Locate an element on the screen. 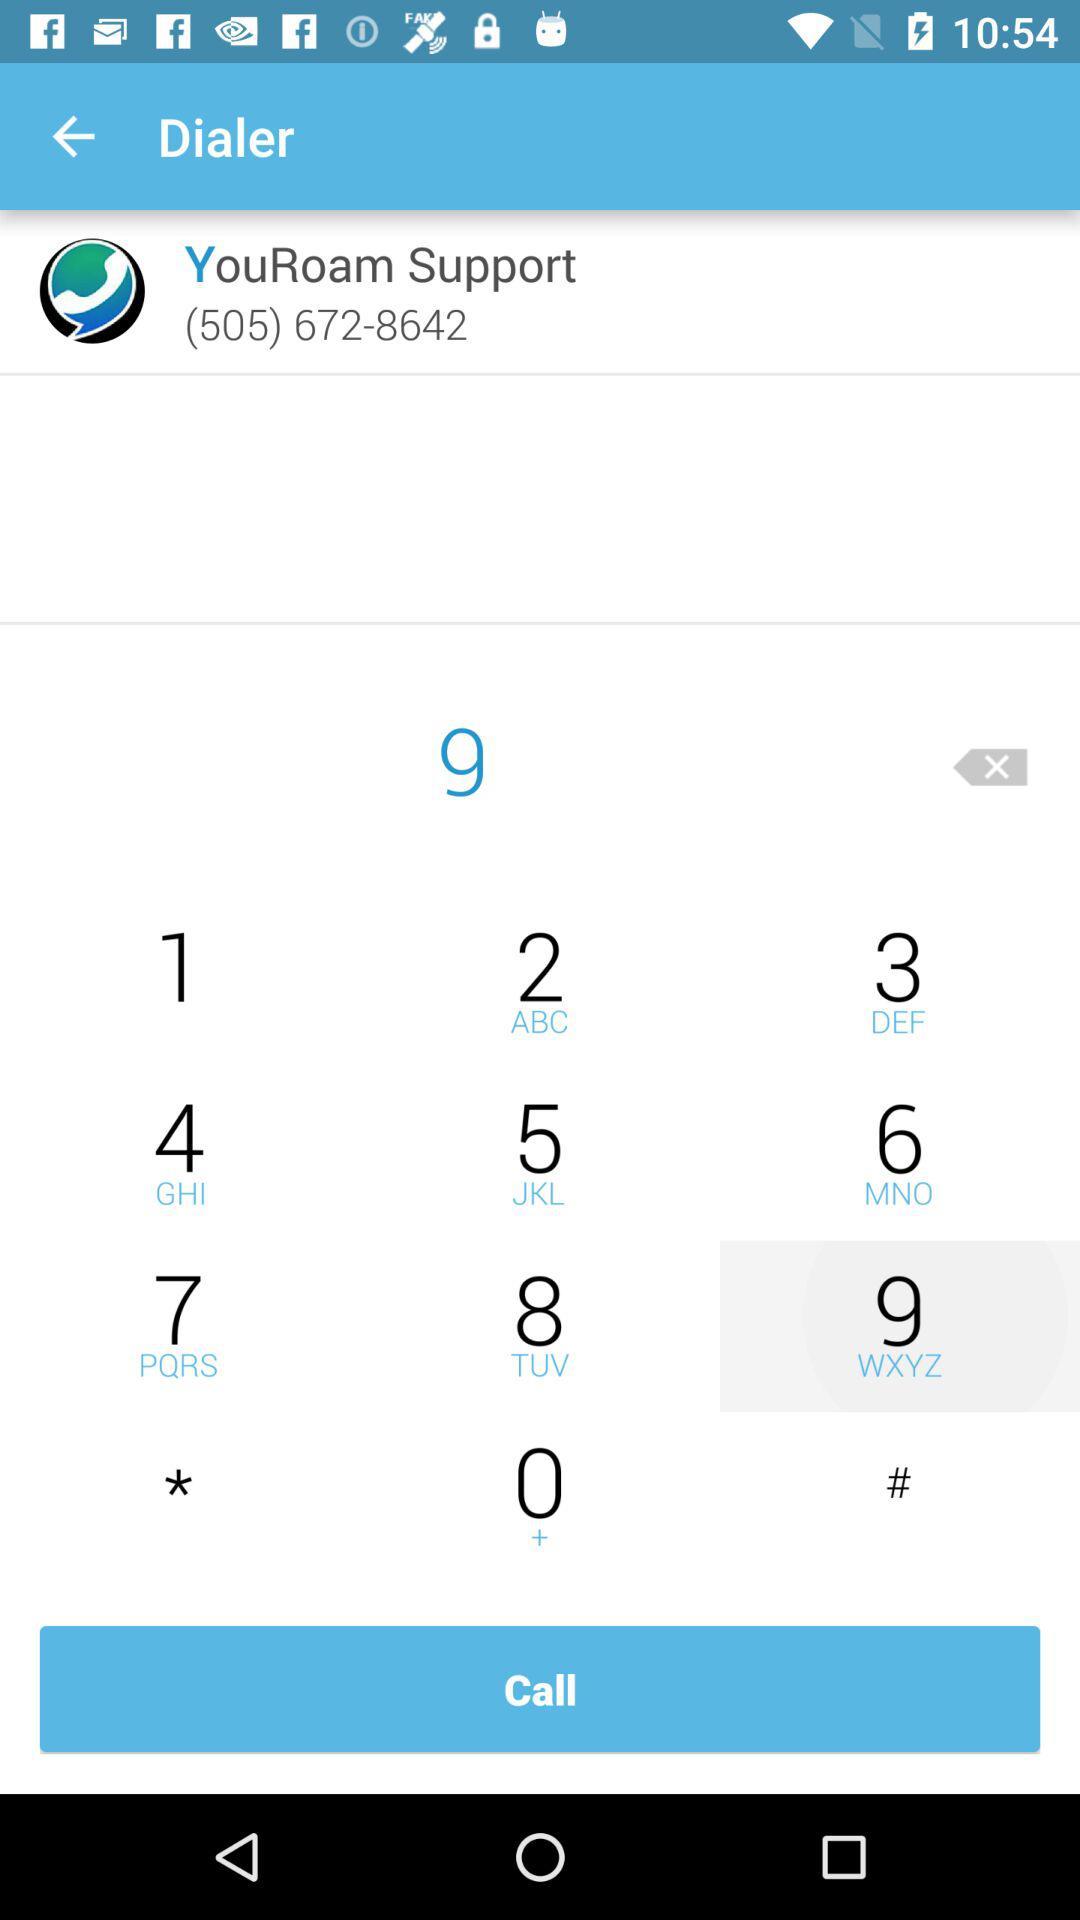 Image resolution: width=1080 pixels, height=1920 pixels. number nine on keyboard is located at coordinates (898, 1326).